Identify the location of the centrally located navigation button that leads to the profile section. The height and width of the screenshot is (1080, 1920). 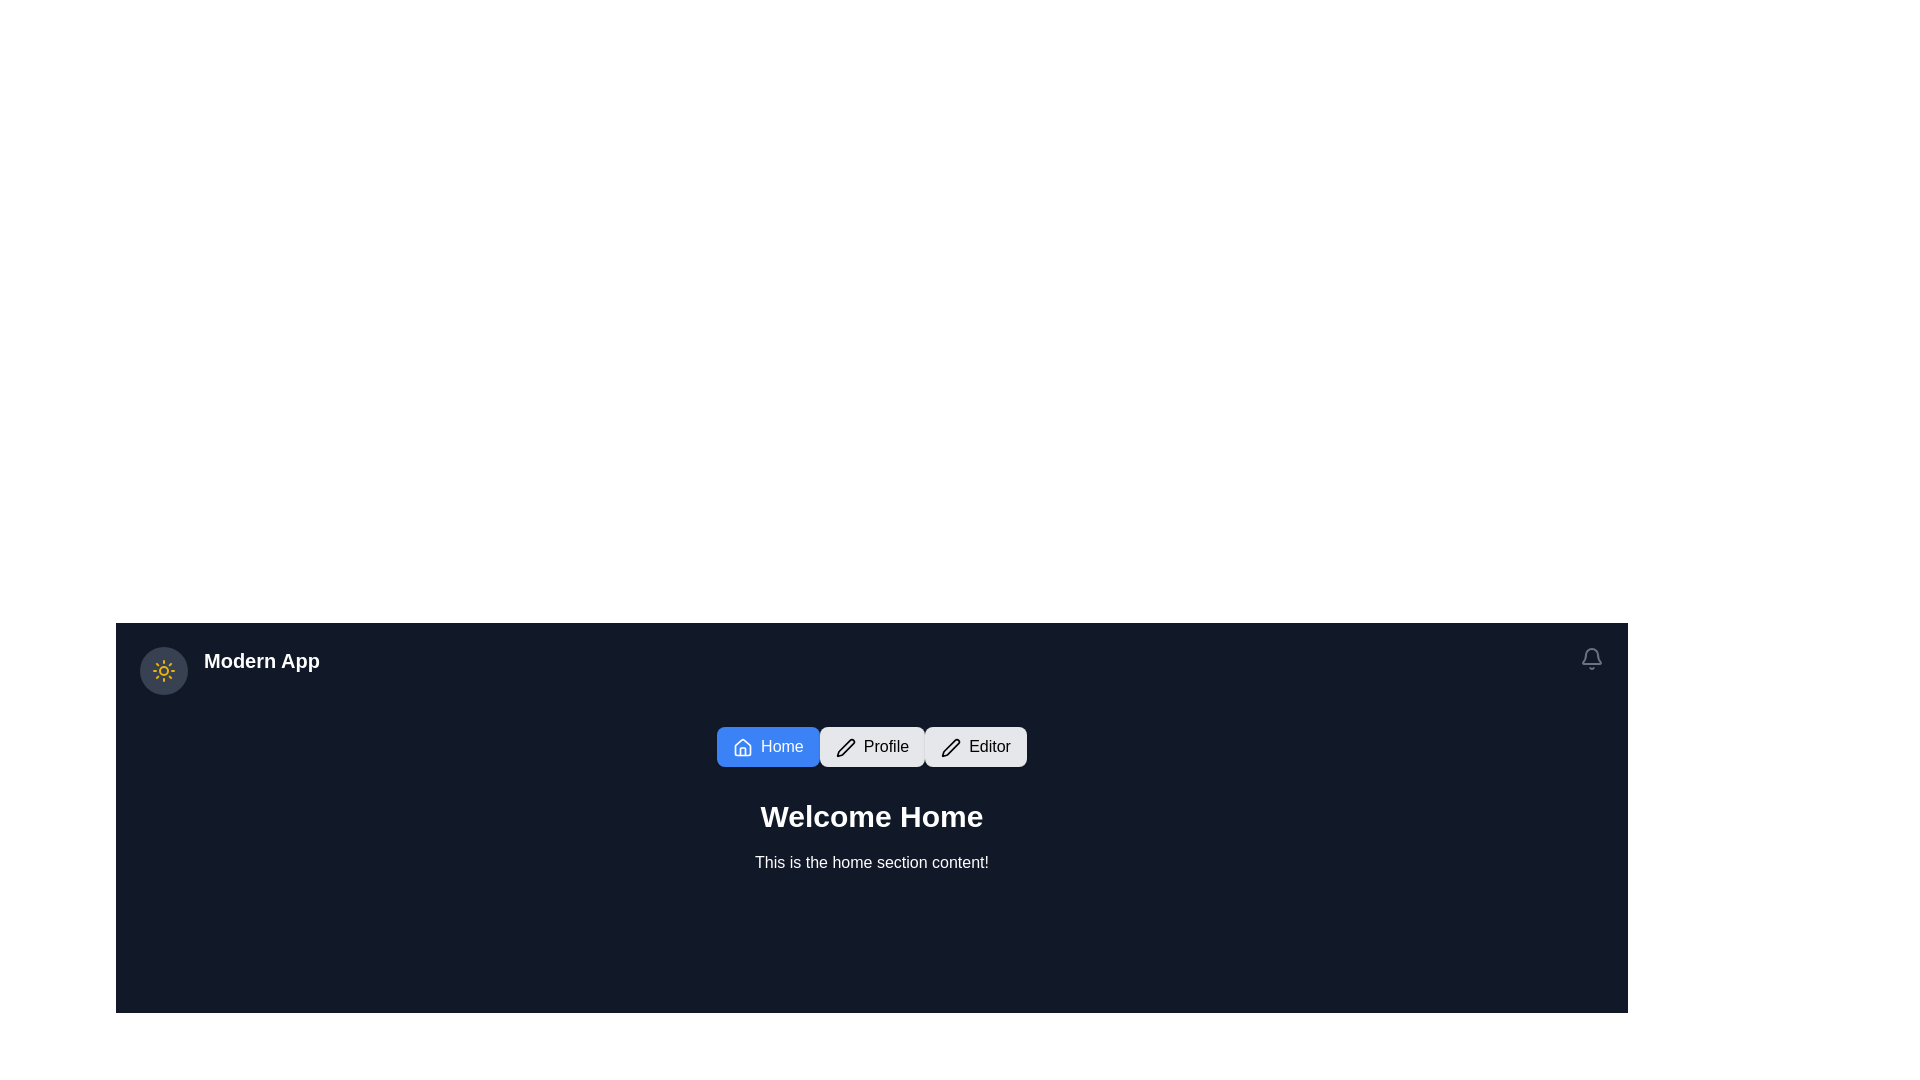
(872, 747).